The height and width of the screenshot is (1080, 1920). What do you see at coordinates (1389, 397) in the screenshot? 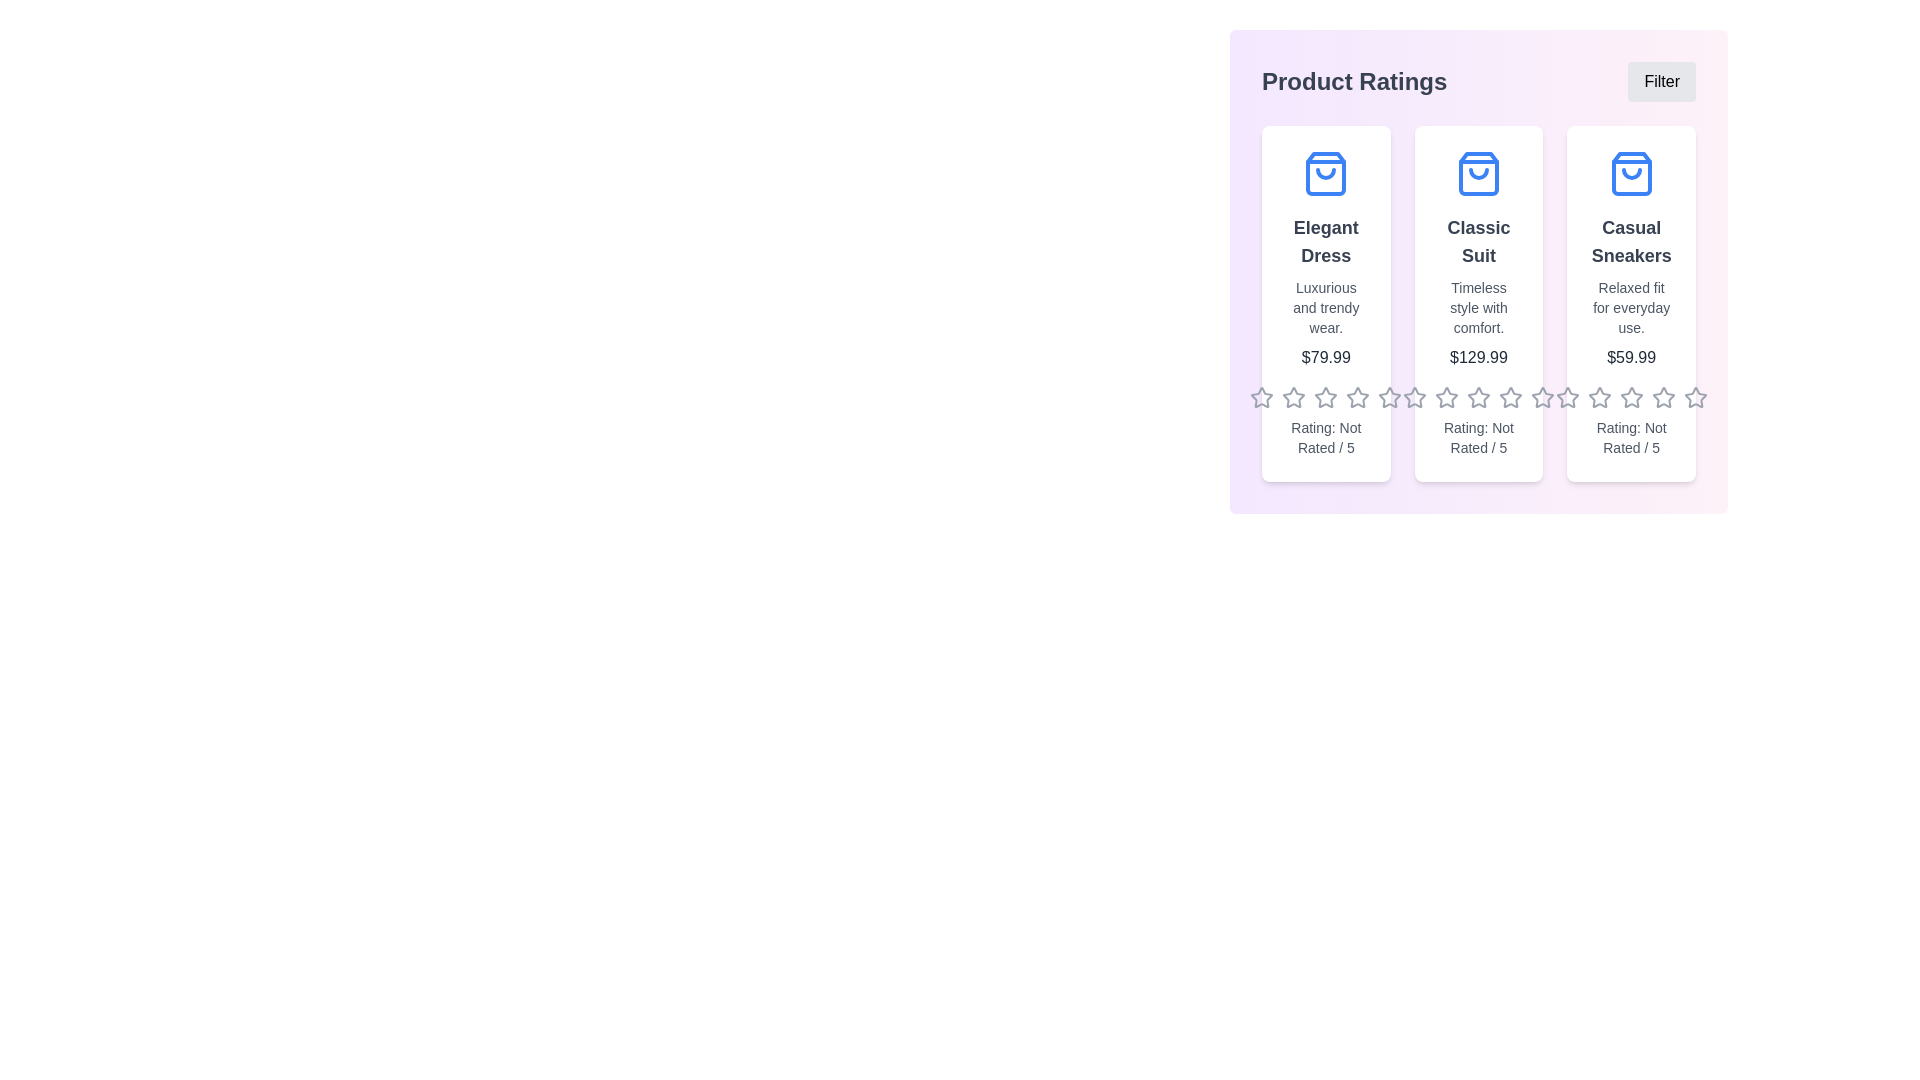
I see `the rating of a product to 5 stars by clicking on the respective star in the product's rating section` at bounding box center [1389, 397].